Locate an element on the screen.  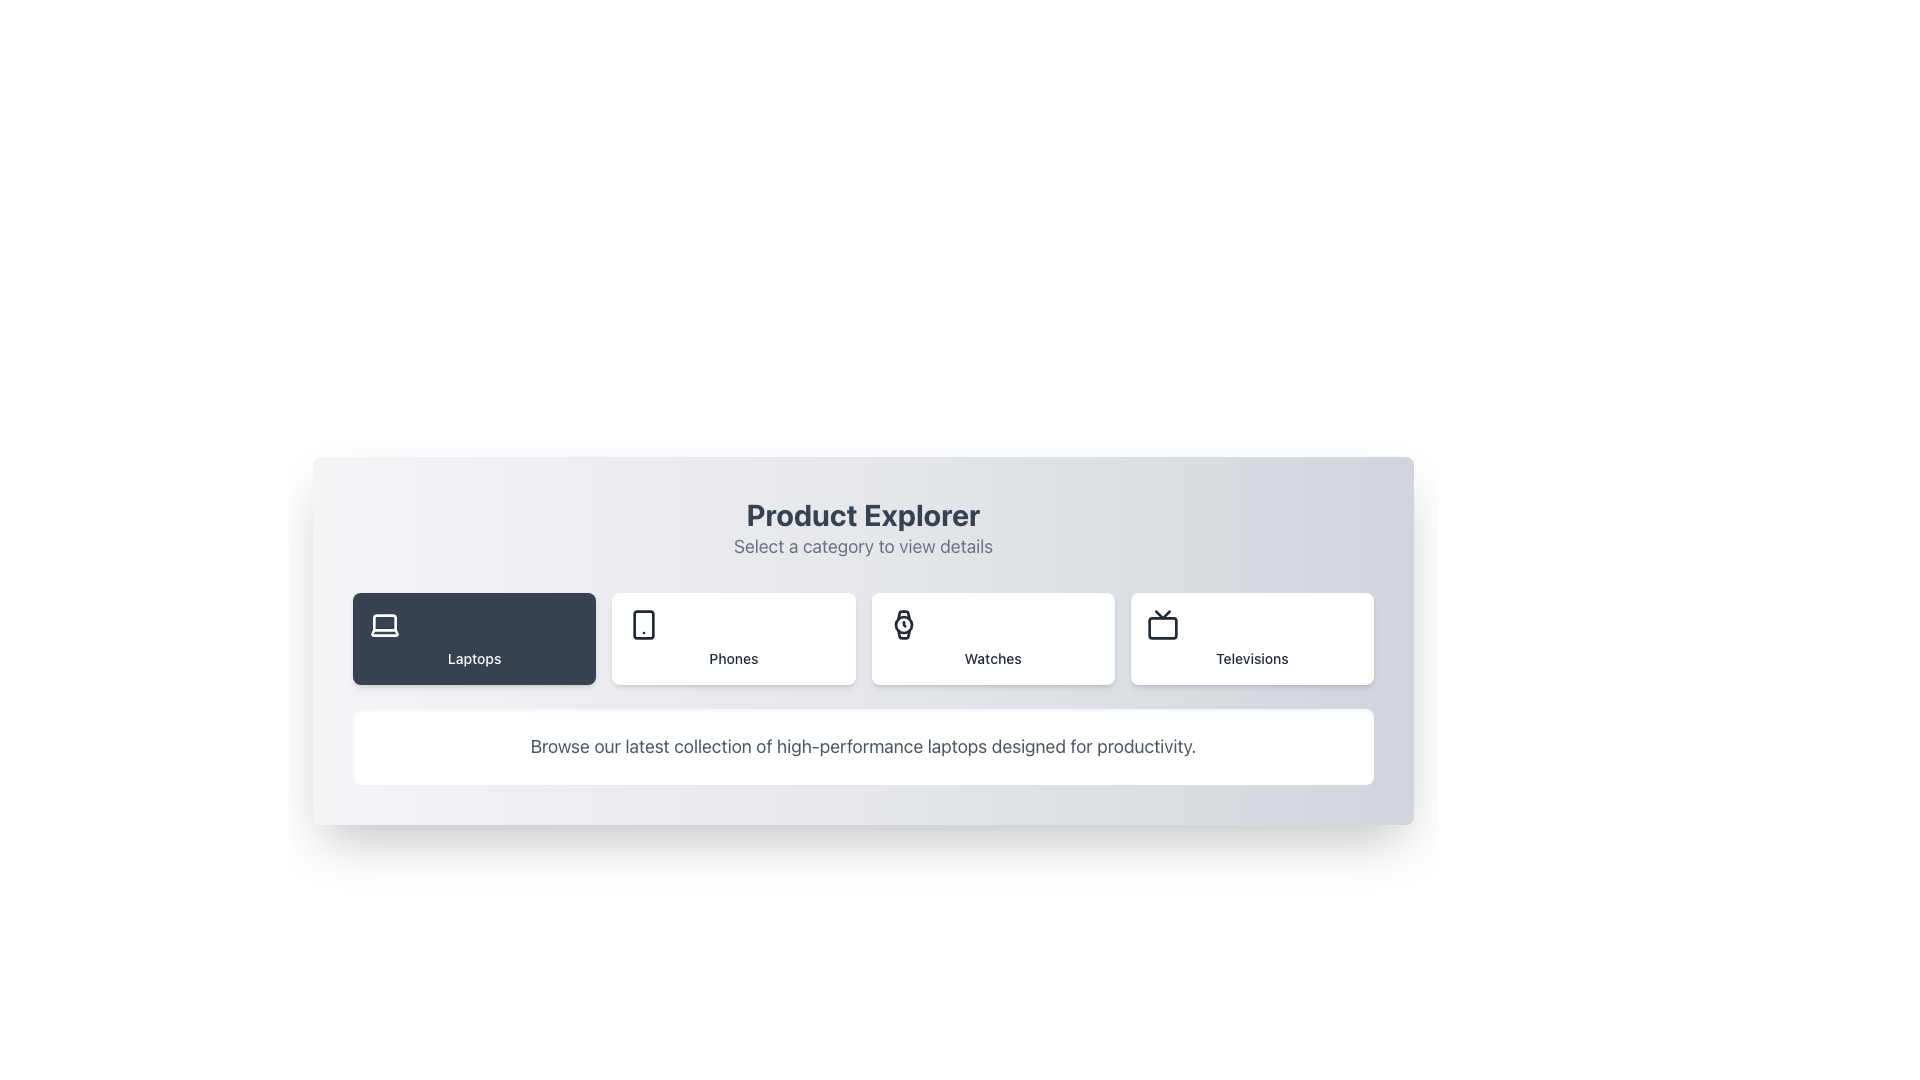
the text label displaying 'Laptops', which is centrally aligned at the bottom of a dark gray card with rounded corners is located at coordinates (473, 659).